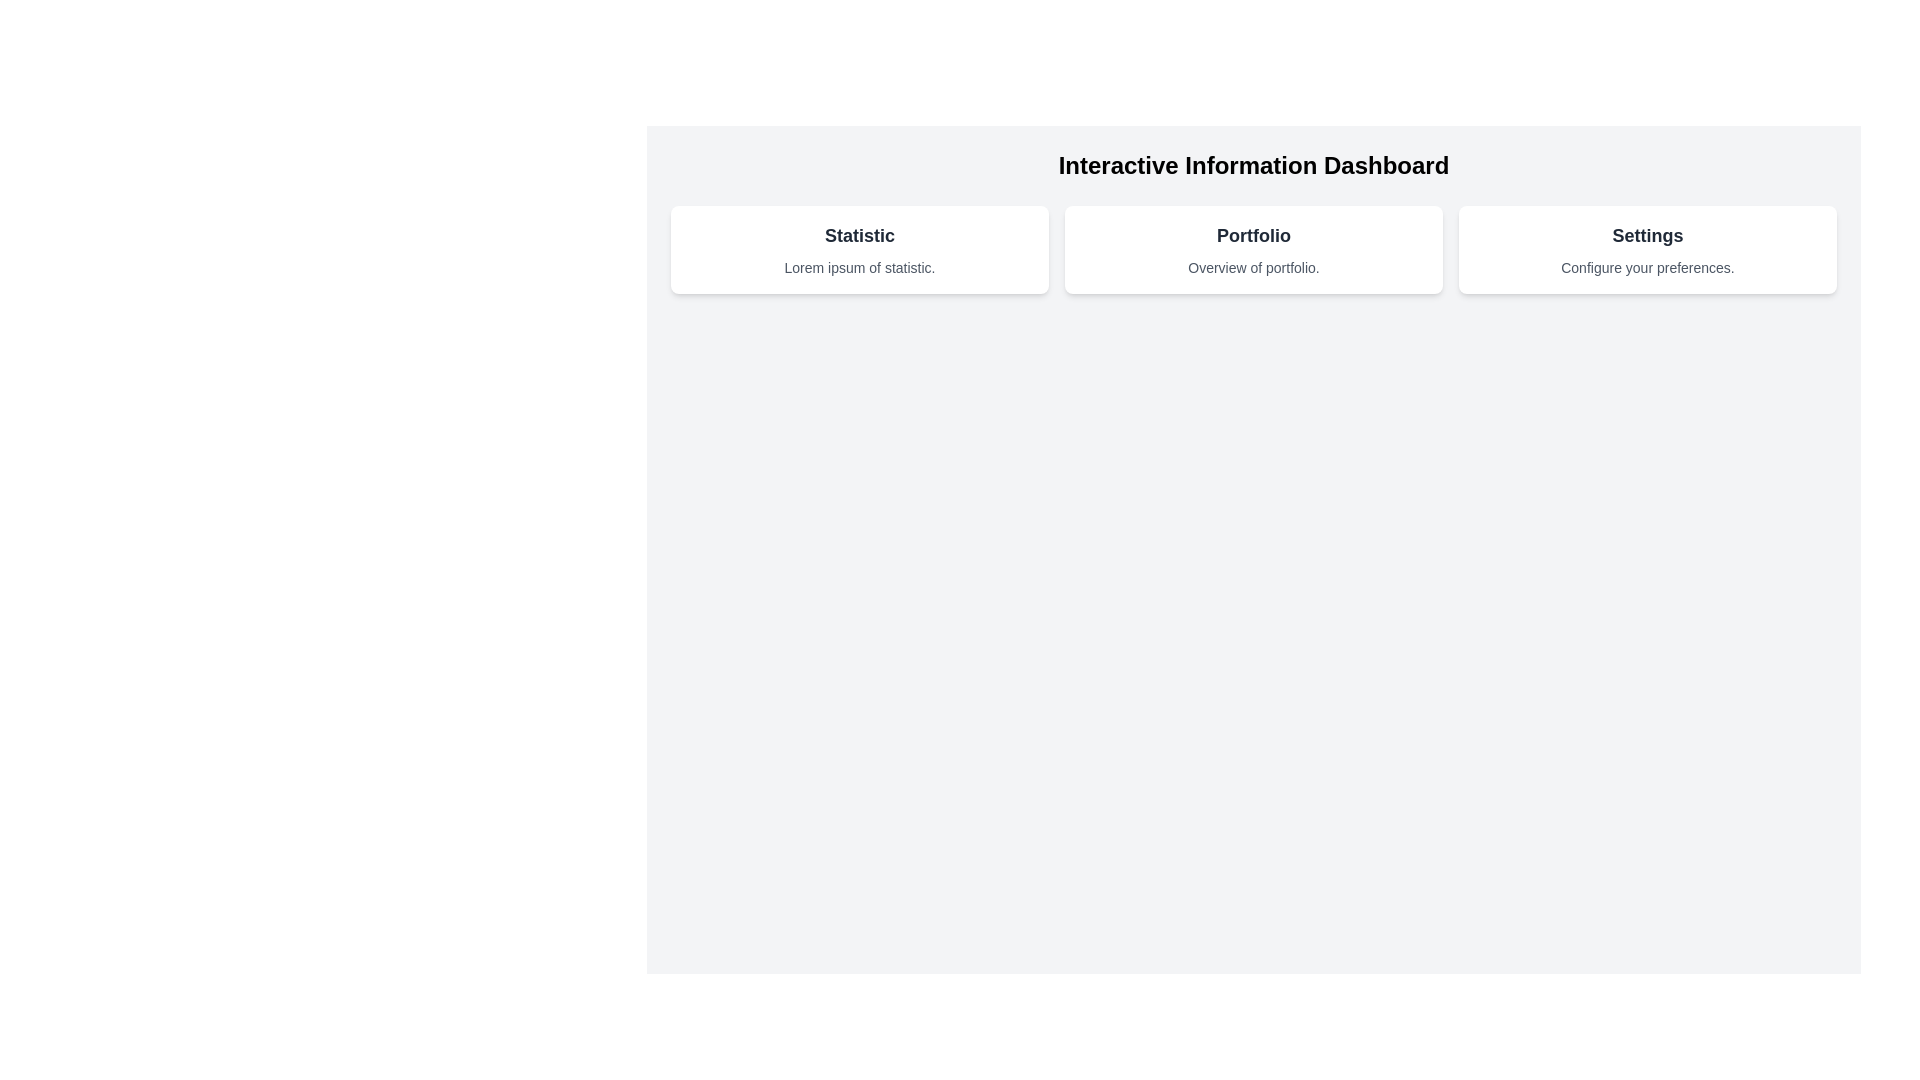 This screenshot has height=1080, width=1920. Describe the element at coordinates (859, 249) in the screenshot. I see `the card labeled 'Statistic' to observe the hover effect` at that location.